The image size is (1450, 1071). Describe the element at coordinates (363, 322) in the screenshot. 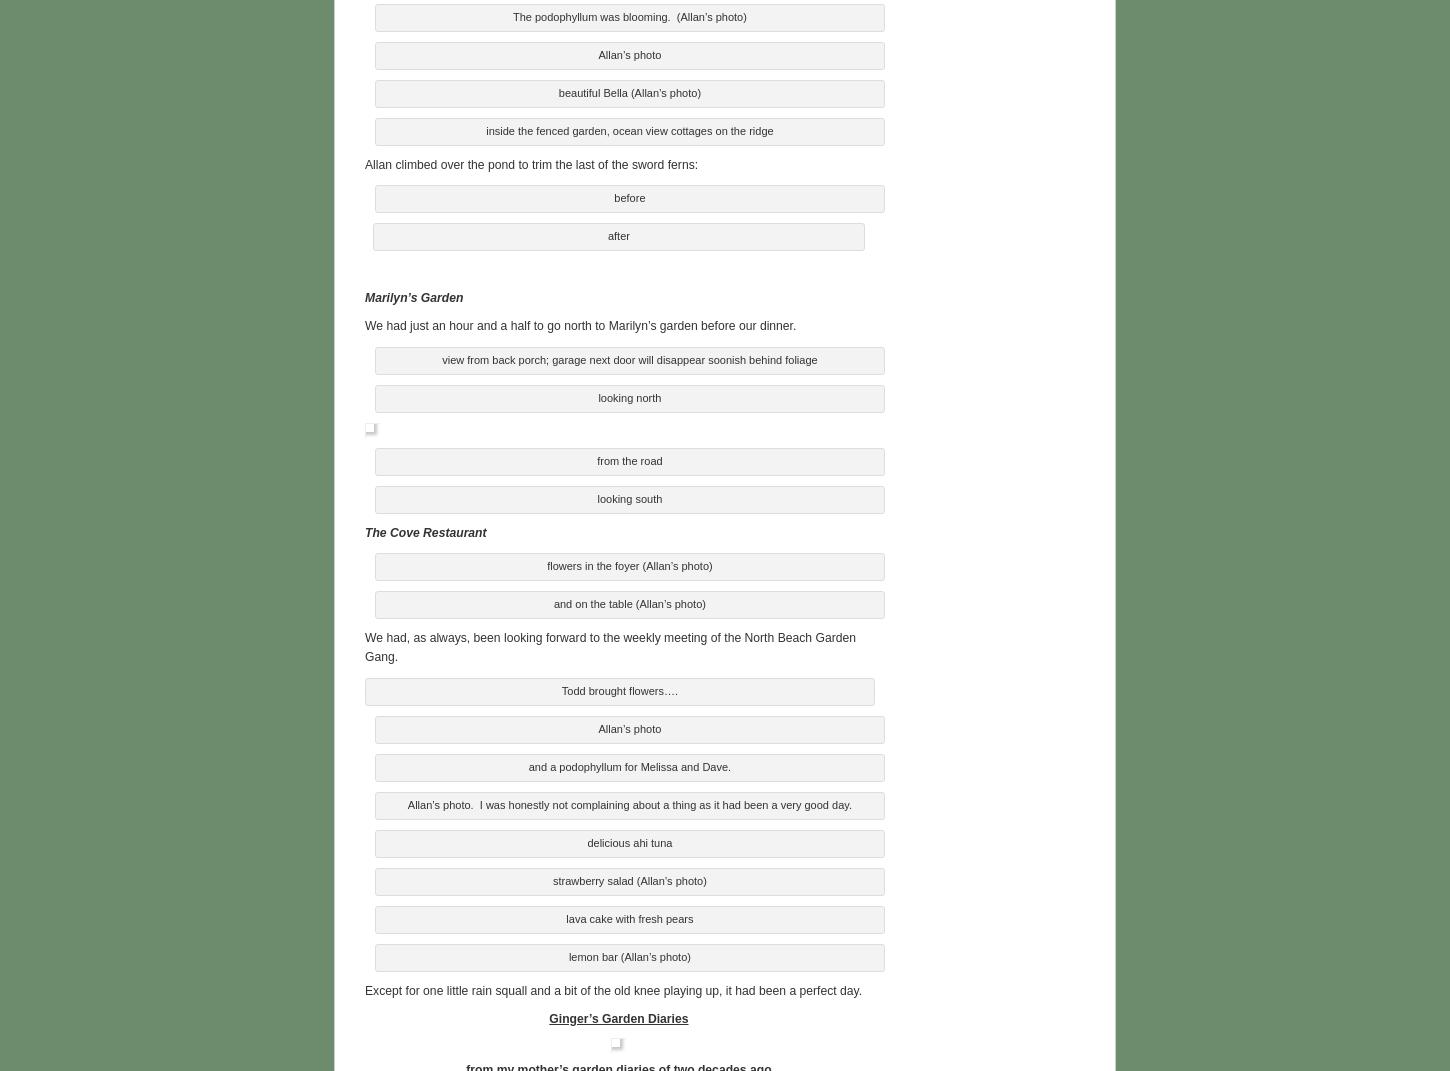

I see `'We had just an hour and a half to go north to Marilyn’s garden before our dinner.'` at that location.